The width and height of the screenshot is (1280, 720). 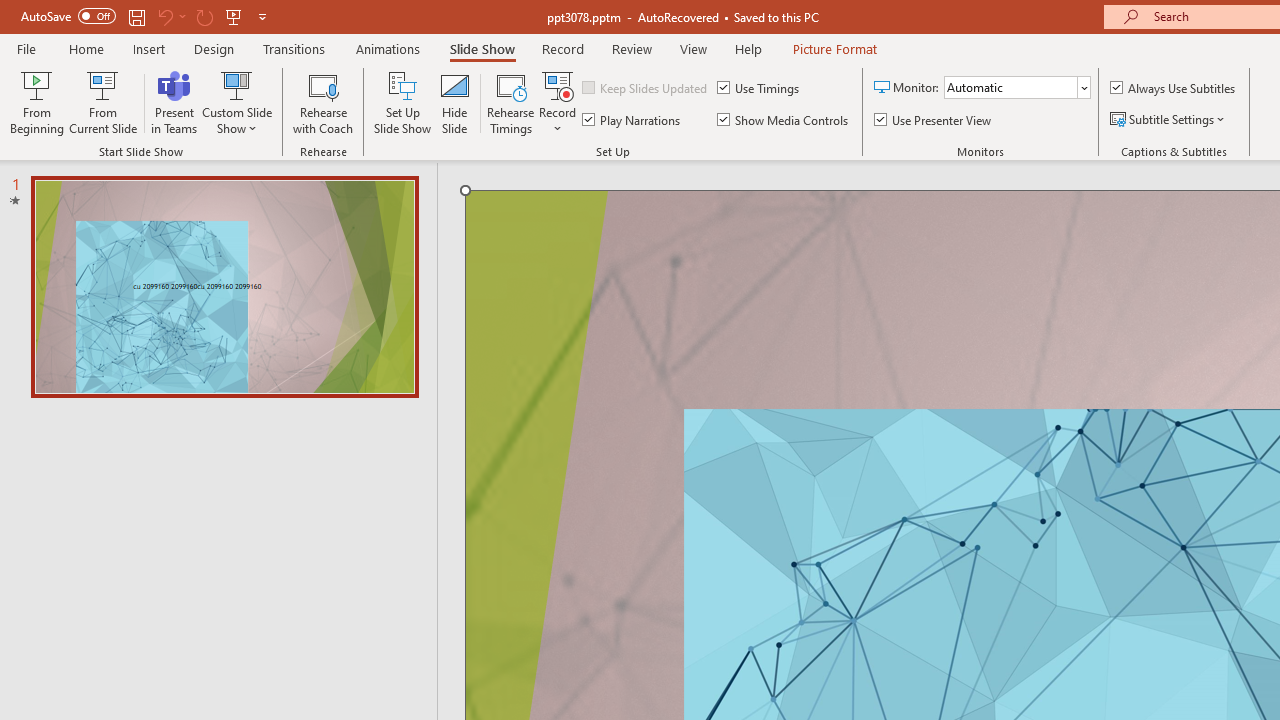 What do you see at coordinates (933, 119) in the screenshot?
I see `'Use Presenter View'` at bounding box center [933, 119].